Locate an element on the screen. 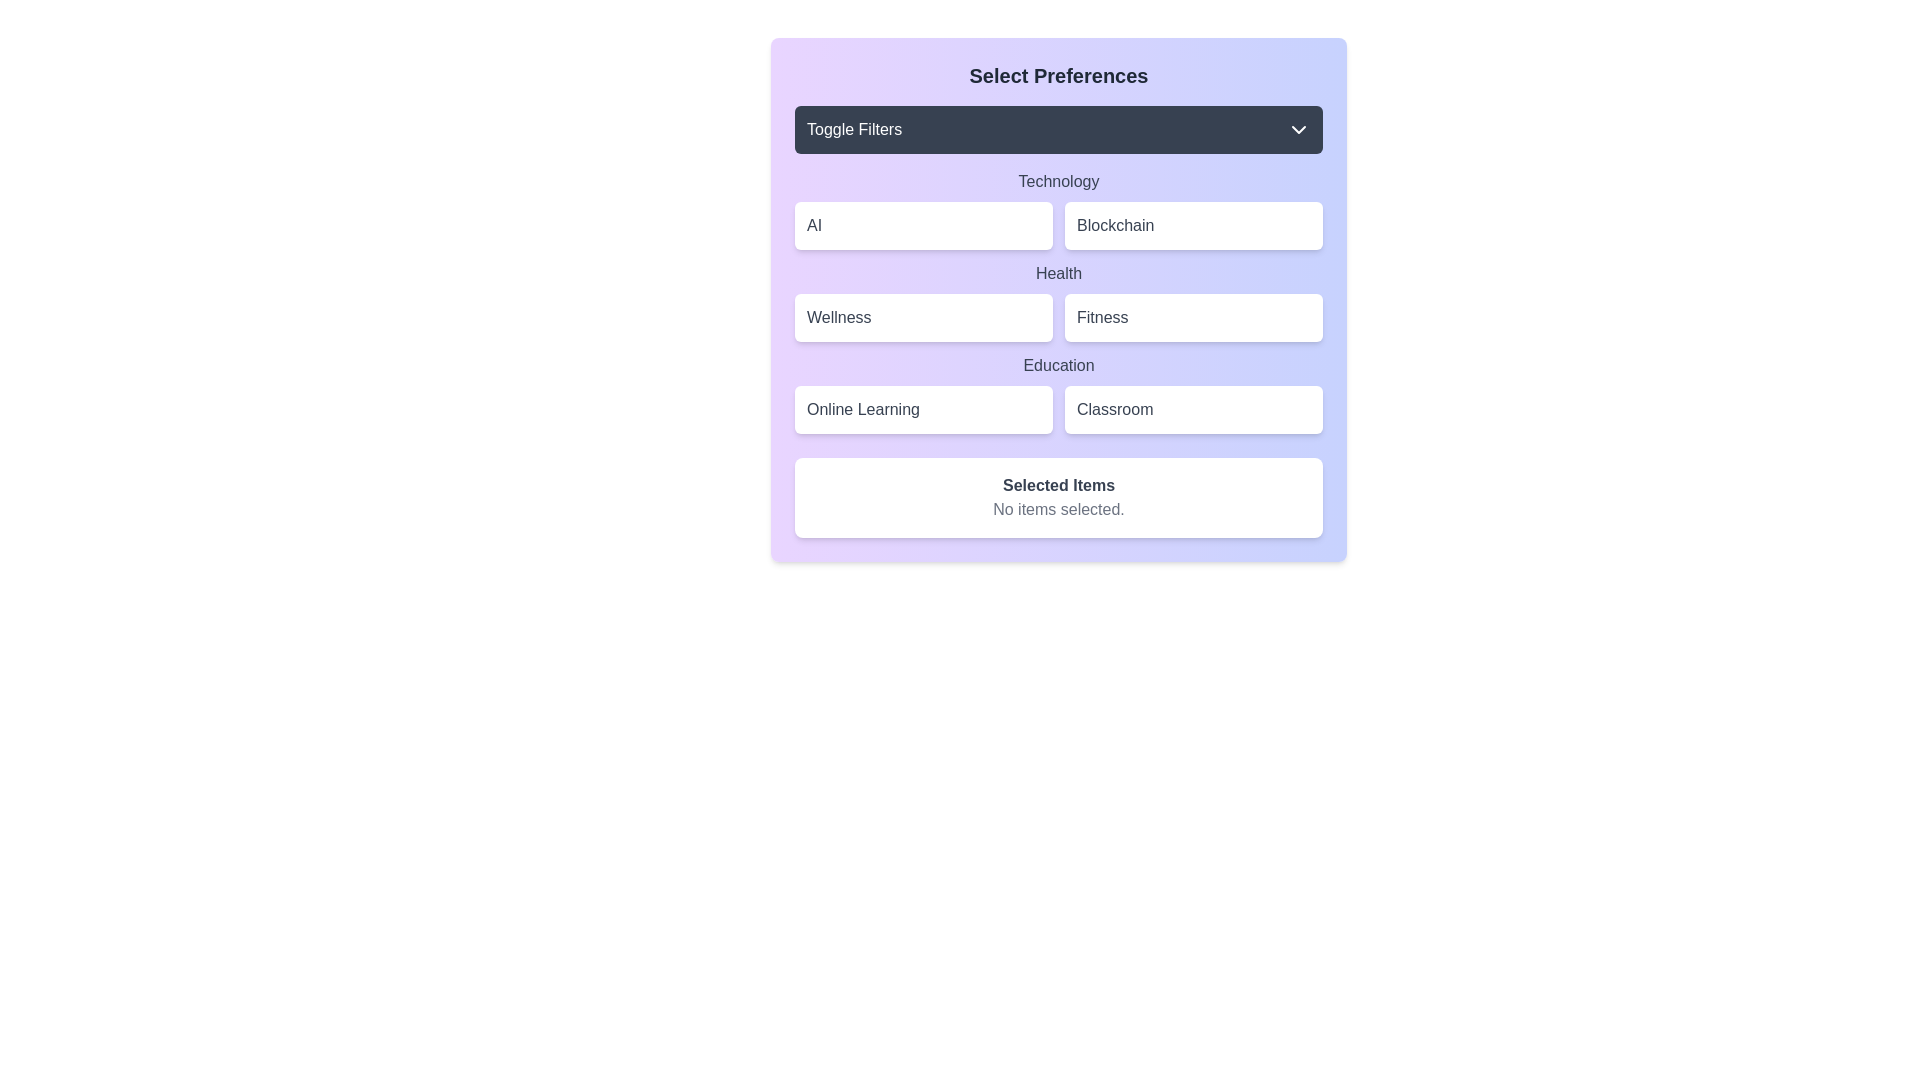 The image size is (1920, 1080). the status indicator text label that informs the user that no items have been selected, located under the 'Selected Items' title is located at coordinates (1058, 508).